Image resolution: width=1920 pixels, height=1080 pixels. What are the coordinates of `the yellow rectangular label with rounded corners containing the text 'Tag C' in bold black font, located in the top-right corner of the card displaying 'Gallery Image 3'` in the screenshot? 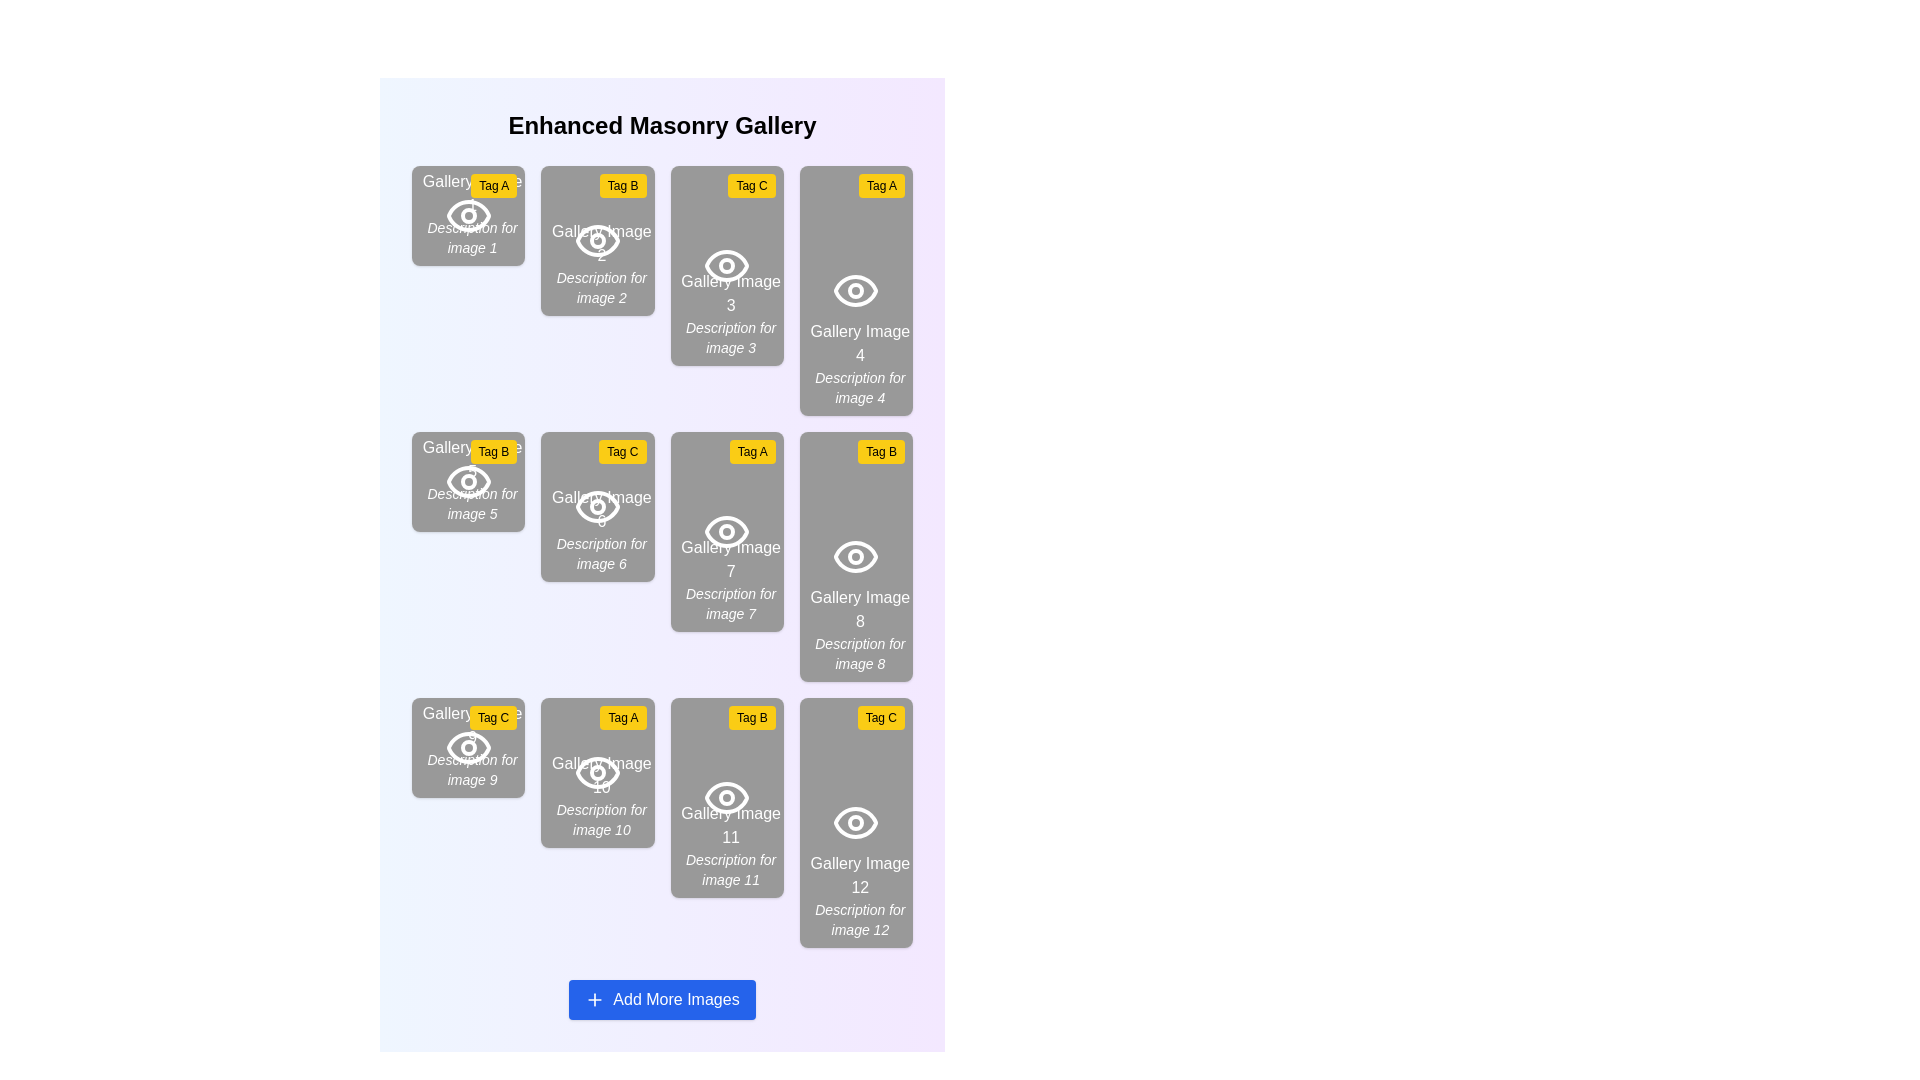 It's located at (751, 185).